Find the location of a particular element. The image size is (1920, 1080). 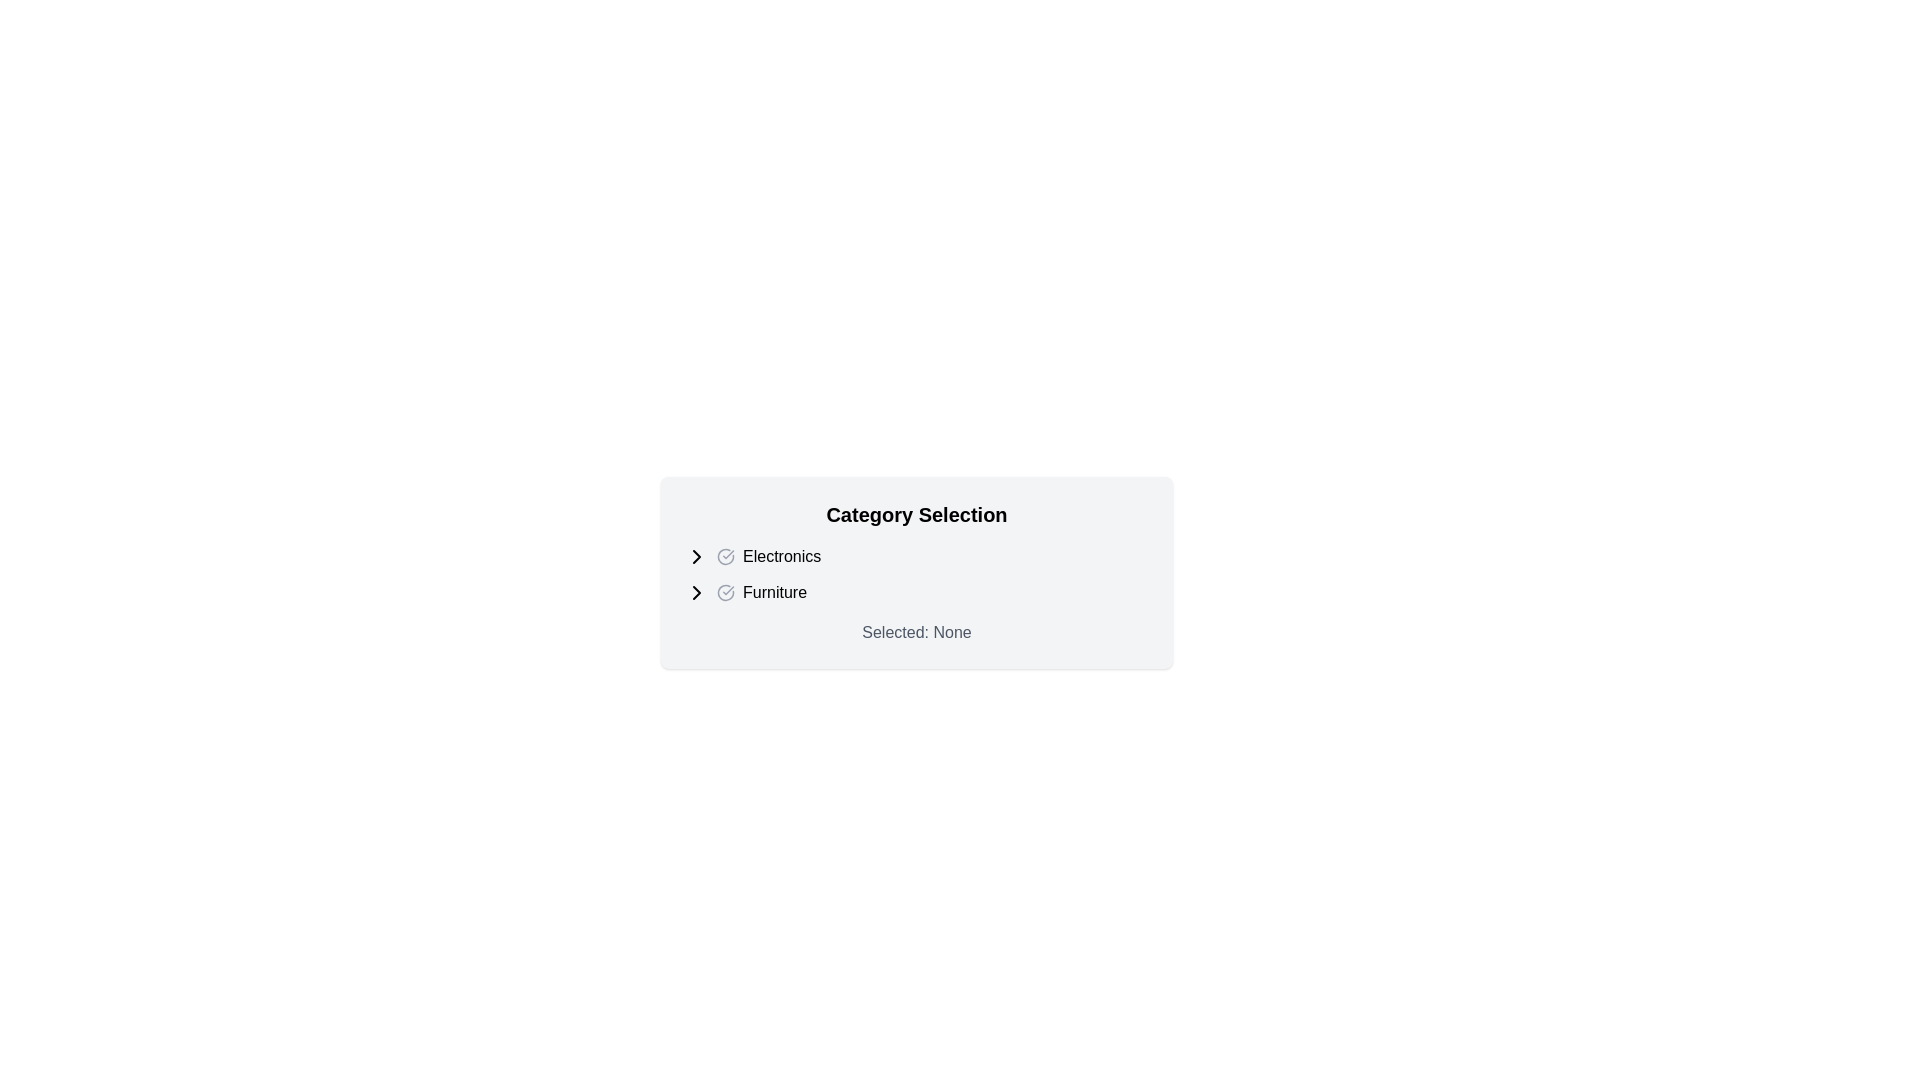

the circular checkmark icon with a gray outline located next to the text 'Furniture' in the category list is located at coordinates (724, 592).